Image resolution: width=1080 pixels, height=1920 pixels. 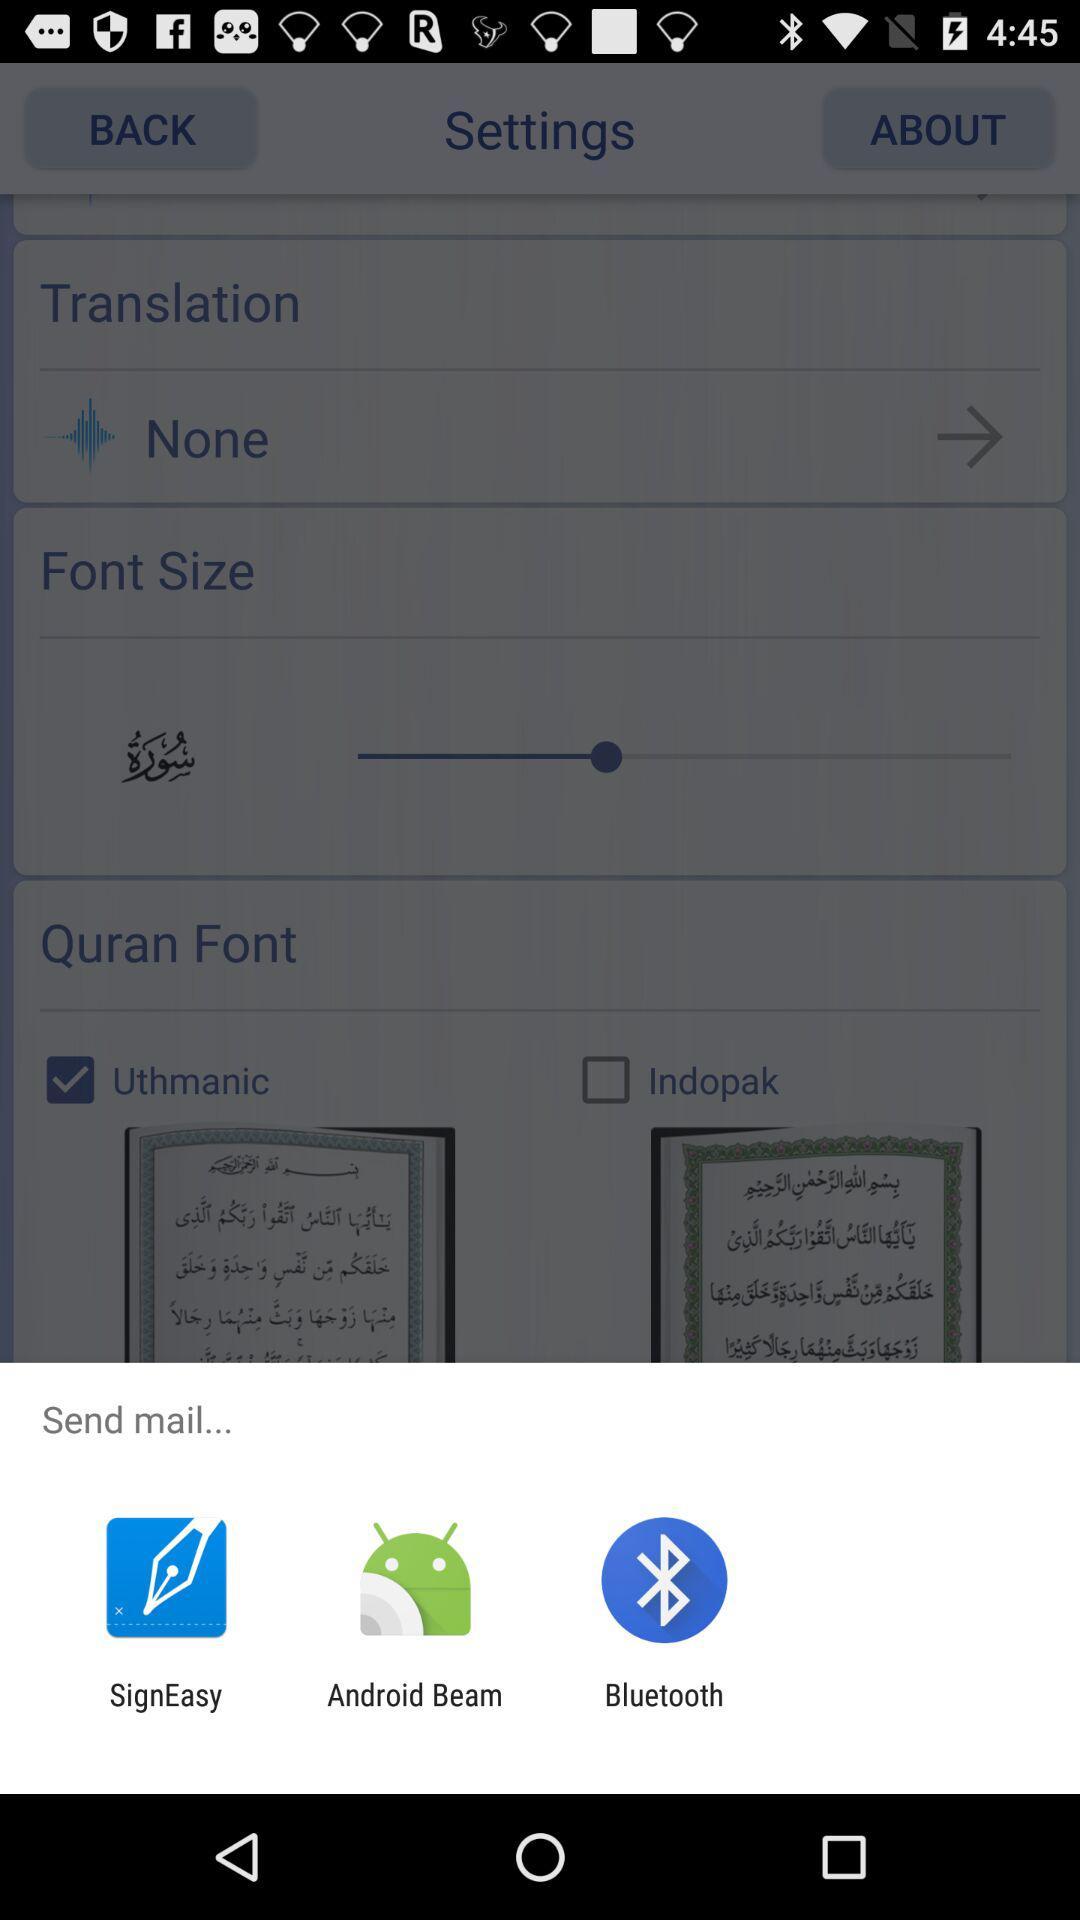 What do you see at coordinates (414, 1711) in the screenshot?
I see `app to the left of bluetooth app` at bounding box center [414, 1711].